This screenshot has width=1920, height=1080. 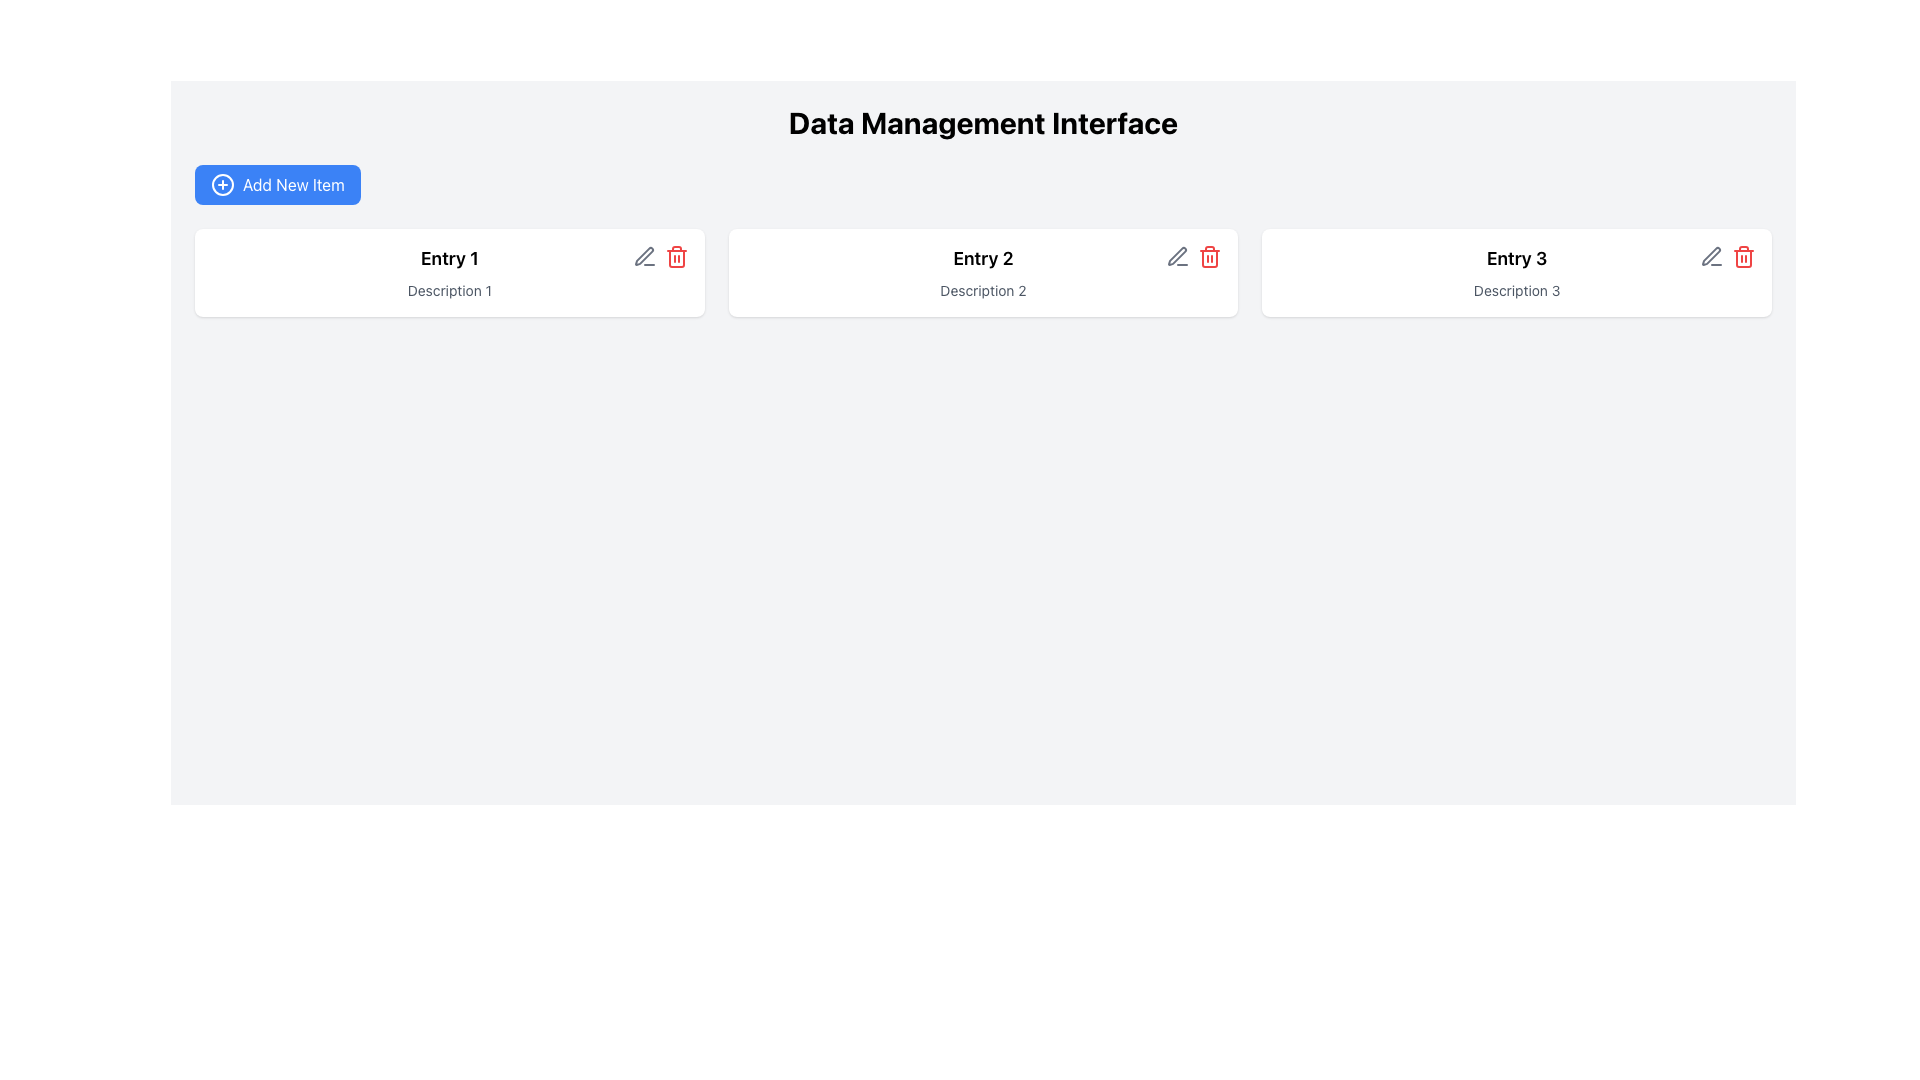 I want to click on the Icon Button located at the top-right corner of the 'Entry 2' card, so click(x=1208, y=256).